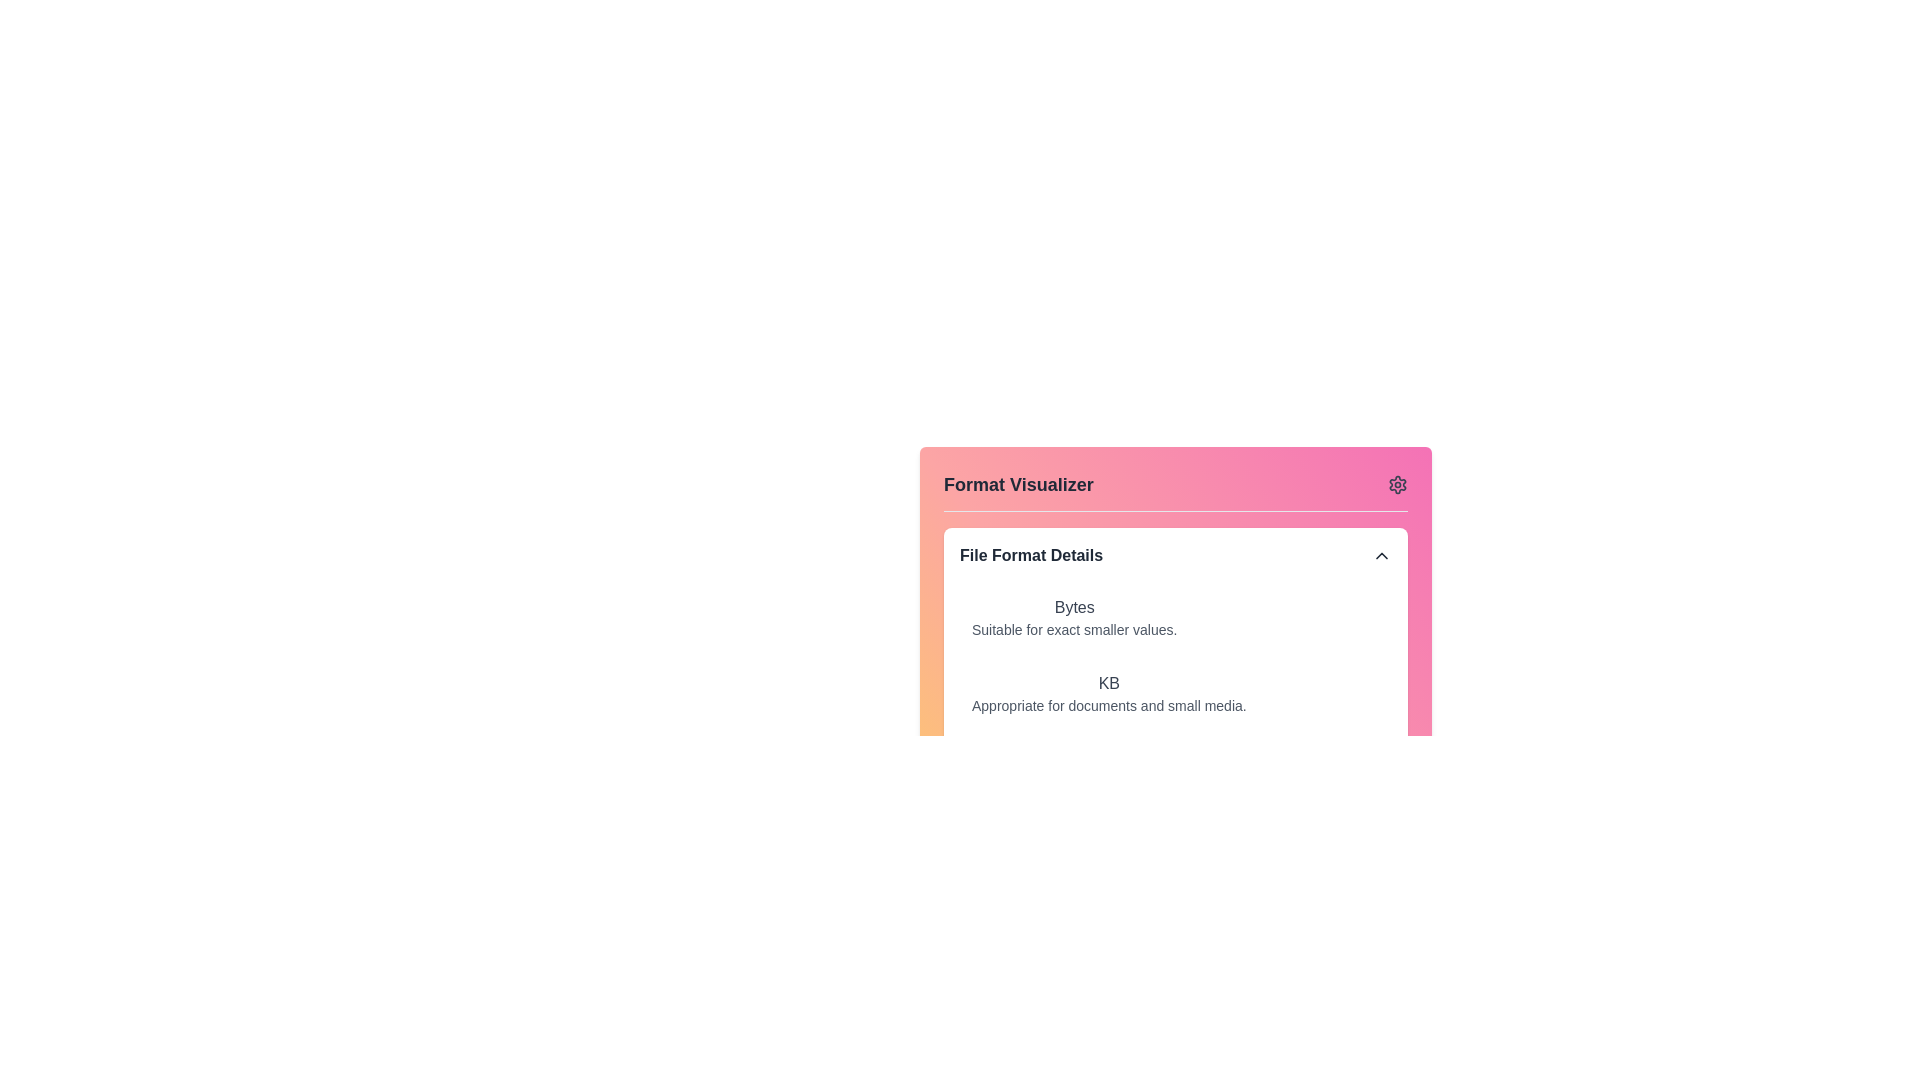 Image resolution: width=1920 pixels, height=1080 pixels. What do you see at coordinates (1176, 693) in the screenshot?
I see `the second item in the list that displays 'KB' with a description of 'Appropriate for documents and small media.'` at bounding box center [1176, 693].